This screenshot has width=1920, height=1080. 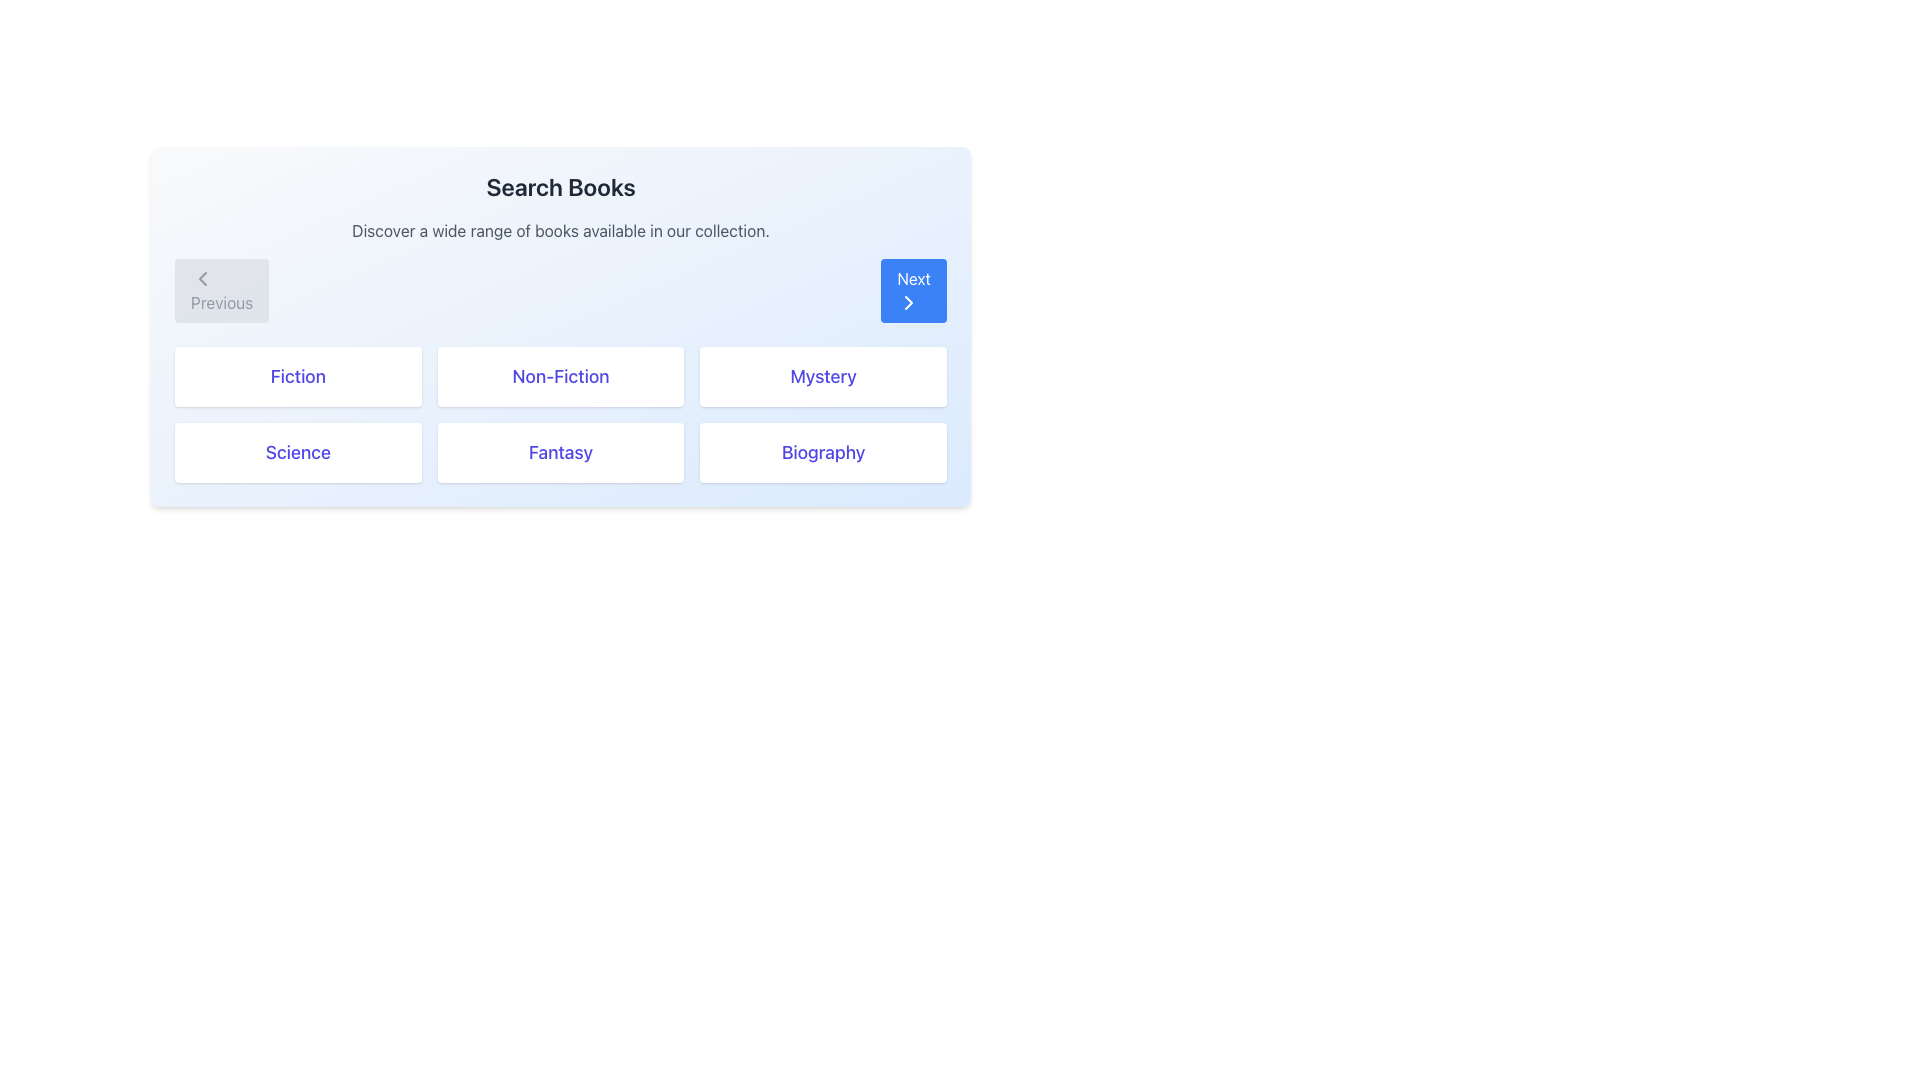 I want to click on the rectangular button labeled 'Mystery' with a white background and bold blue font, so click(x=823, y=377).